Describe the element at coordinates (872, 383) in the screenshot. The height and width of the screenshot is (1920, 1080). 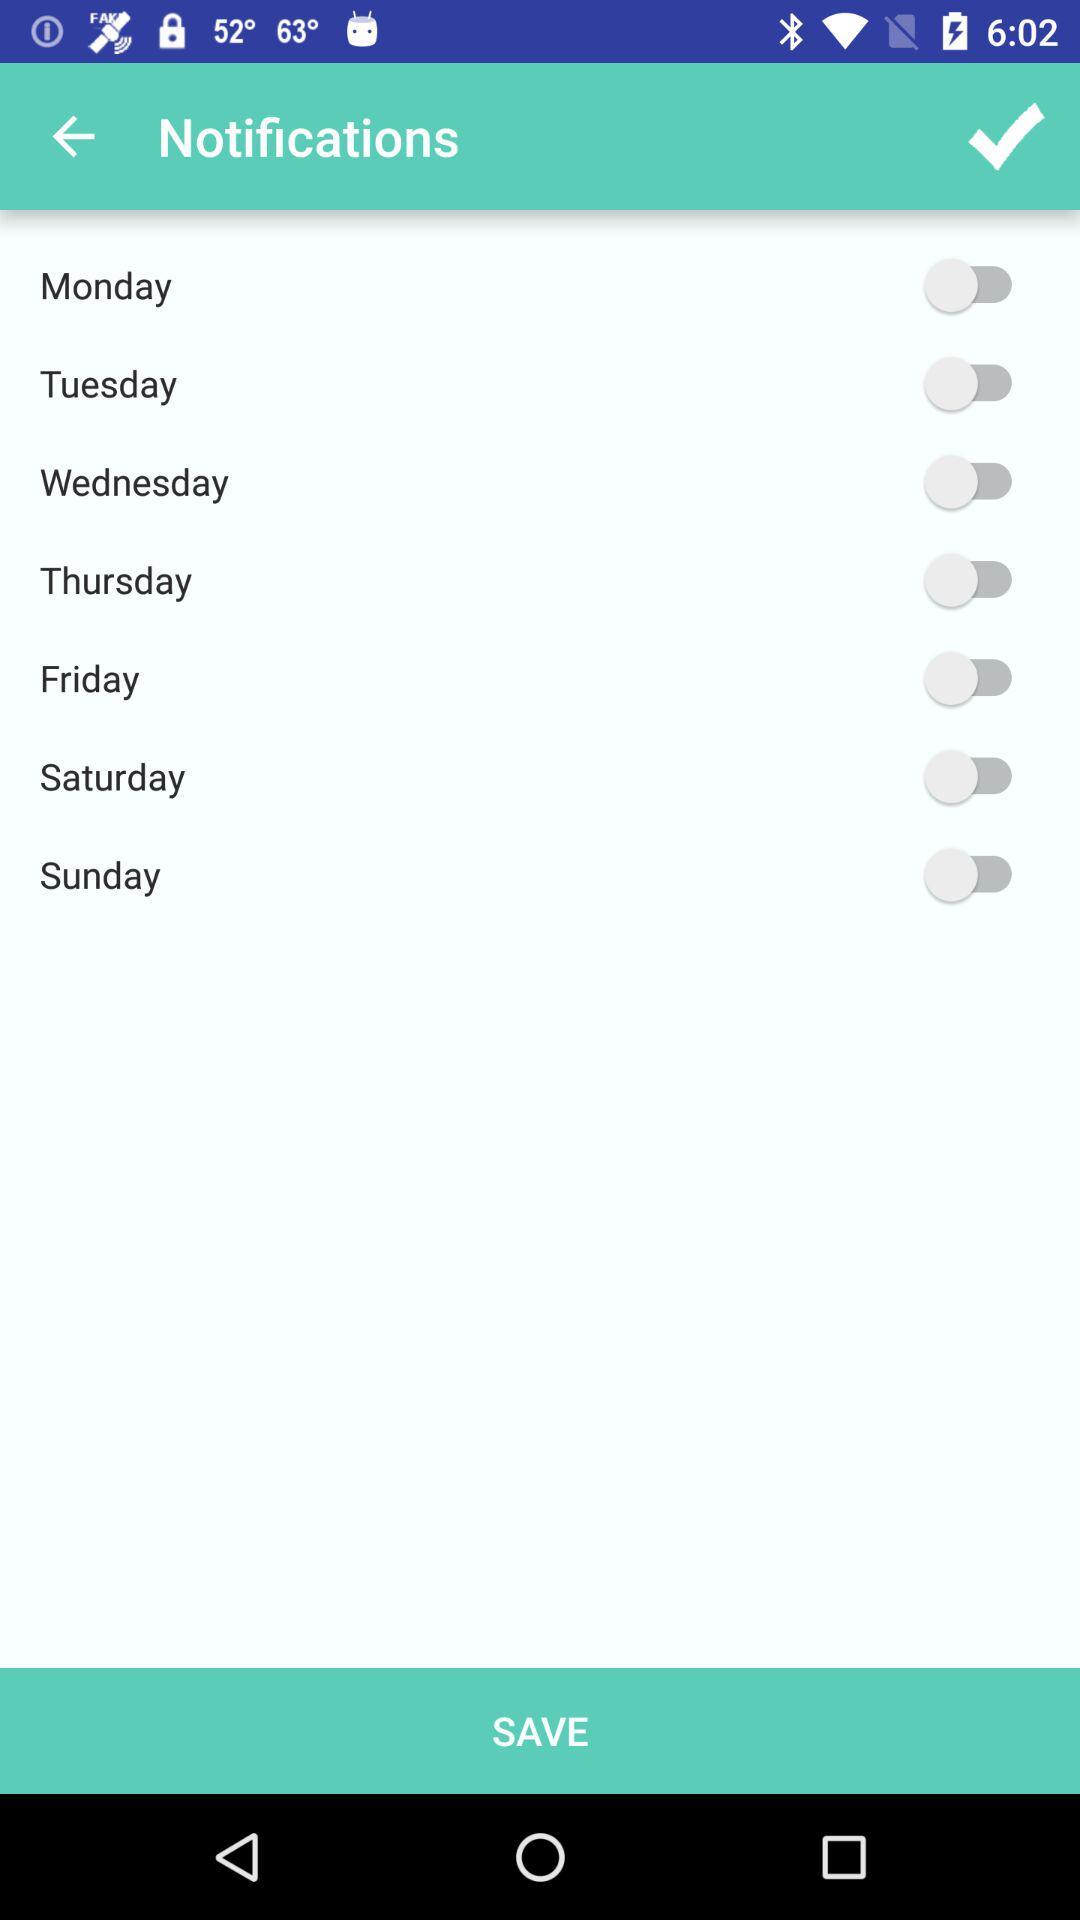
I see `icon to the right of the tuesday icon` at that location.